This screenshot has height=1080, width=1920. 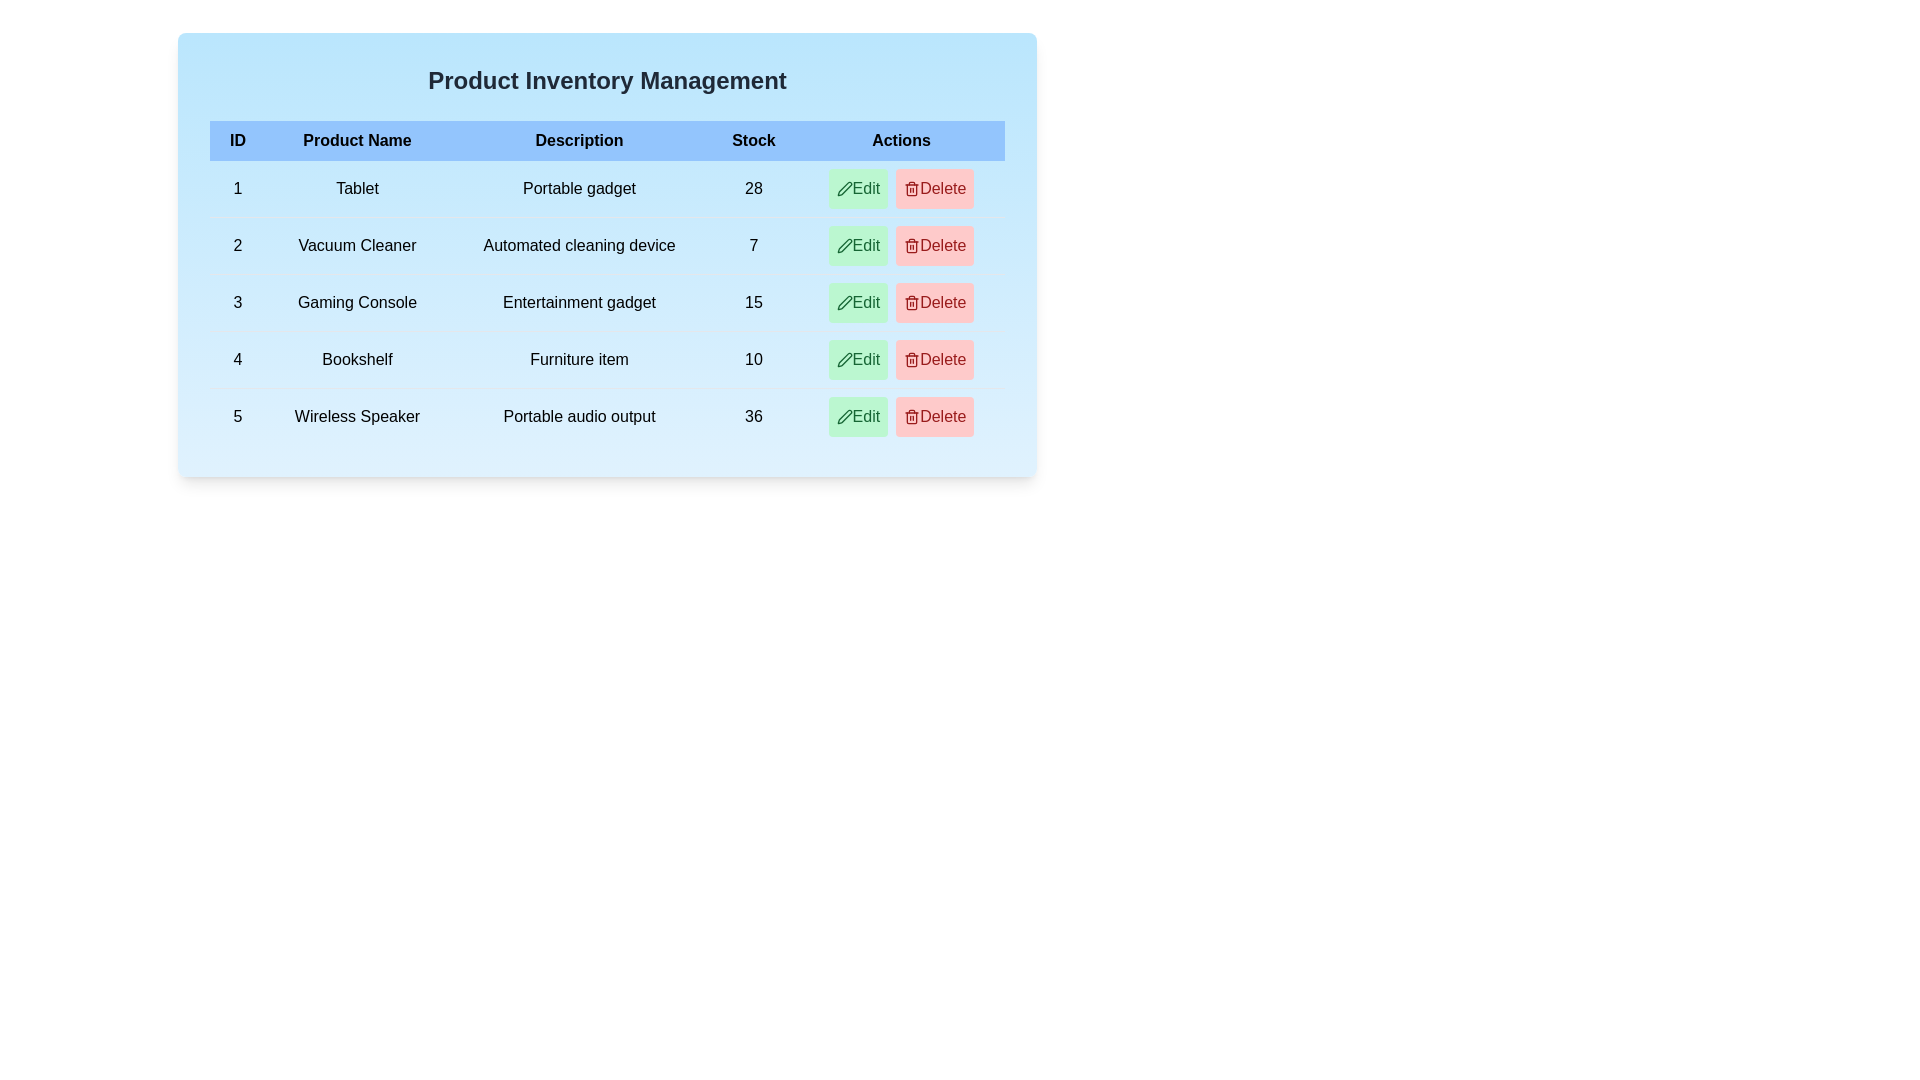 I want to click on the trash can icon in red color located in the Delete button of the Actions column in the last row of the product inventory table, so click(x=911, y=415).